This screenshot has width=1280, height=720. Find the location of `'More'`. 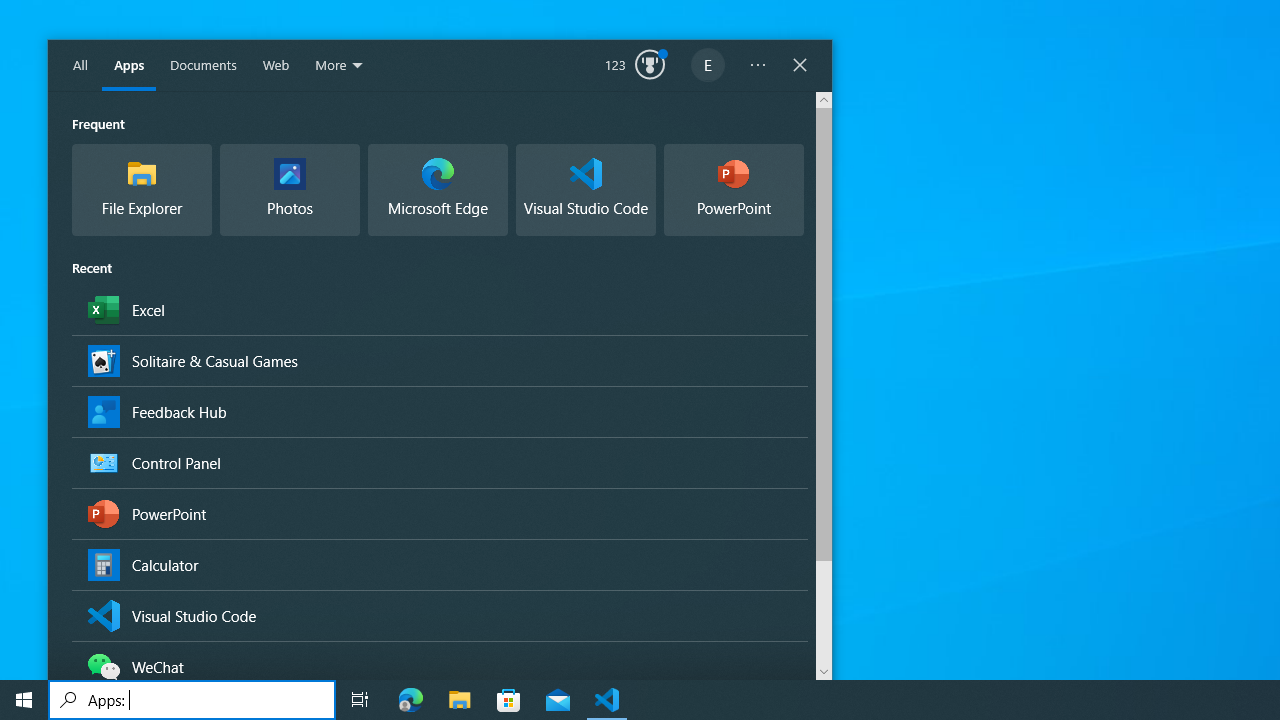

'More' is located at coordinates (340, 65).